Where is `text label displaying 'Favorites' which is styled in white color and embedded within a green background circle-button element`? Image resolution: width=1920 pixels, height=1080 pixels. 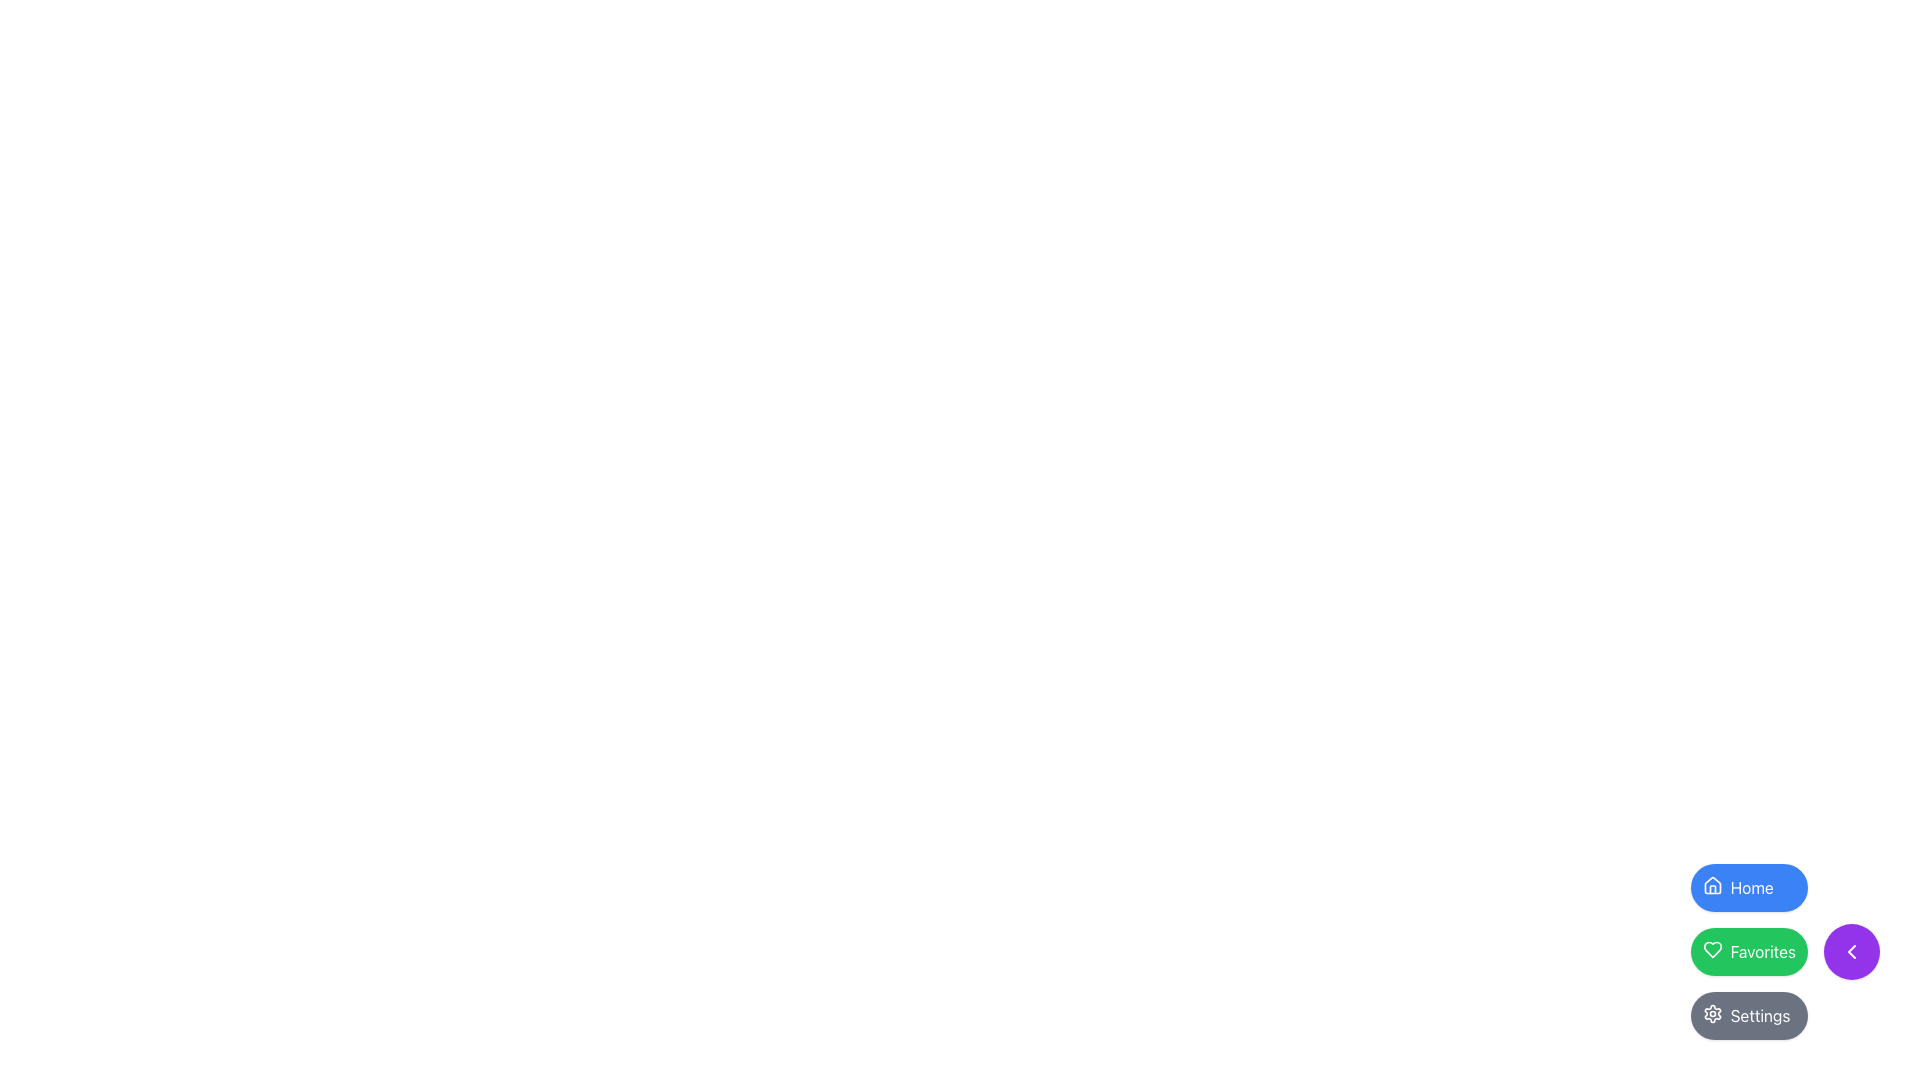 text label displaying 'Favorites' which is styled in white color and embedded within a green background circle-button element is located at coordinates (1763, 951).